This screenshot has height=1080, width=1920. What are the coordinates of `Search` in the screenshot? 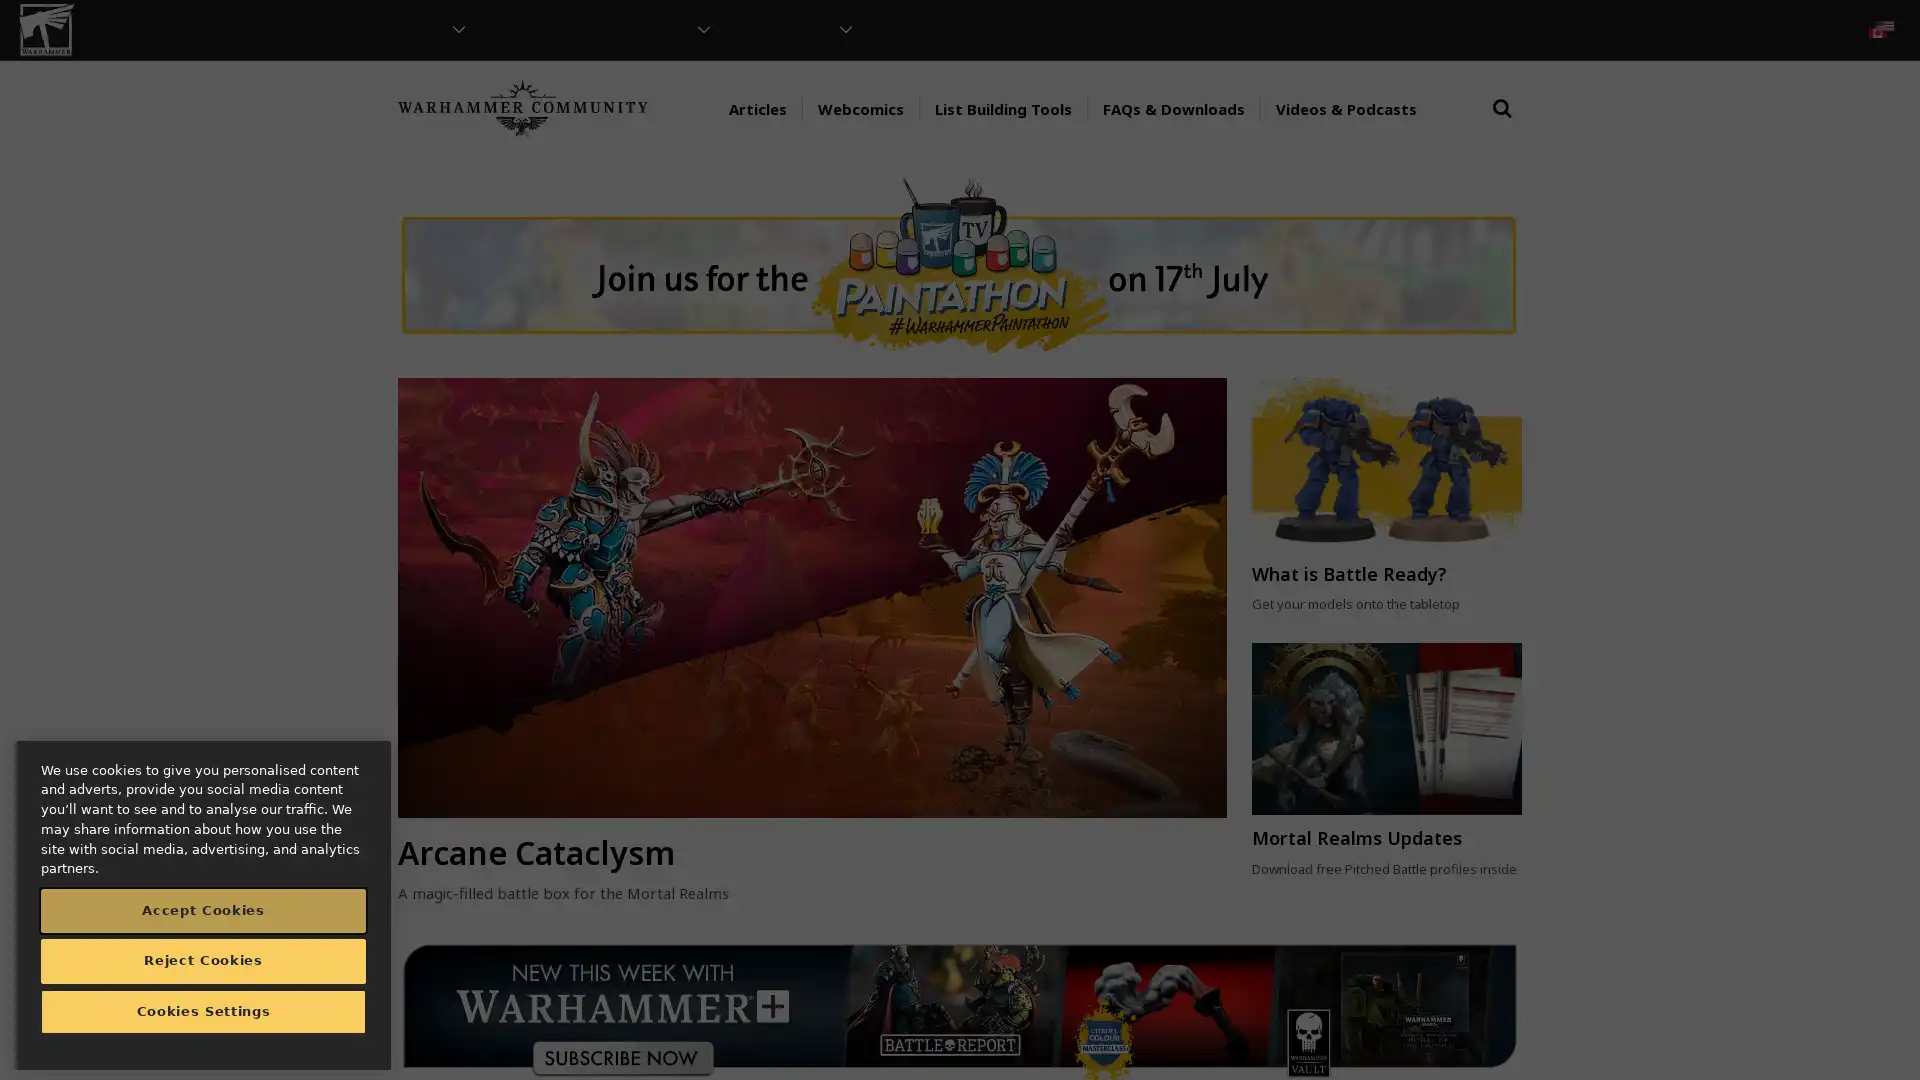 It's located at (1502, 127).